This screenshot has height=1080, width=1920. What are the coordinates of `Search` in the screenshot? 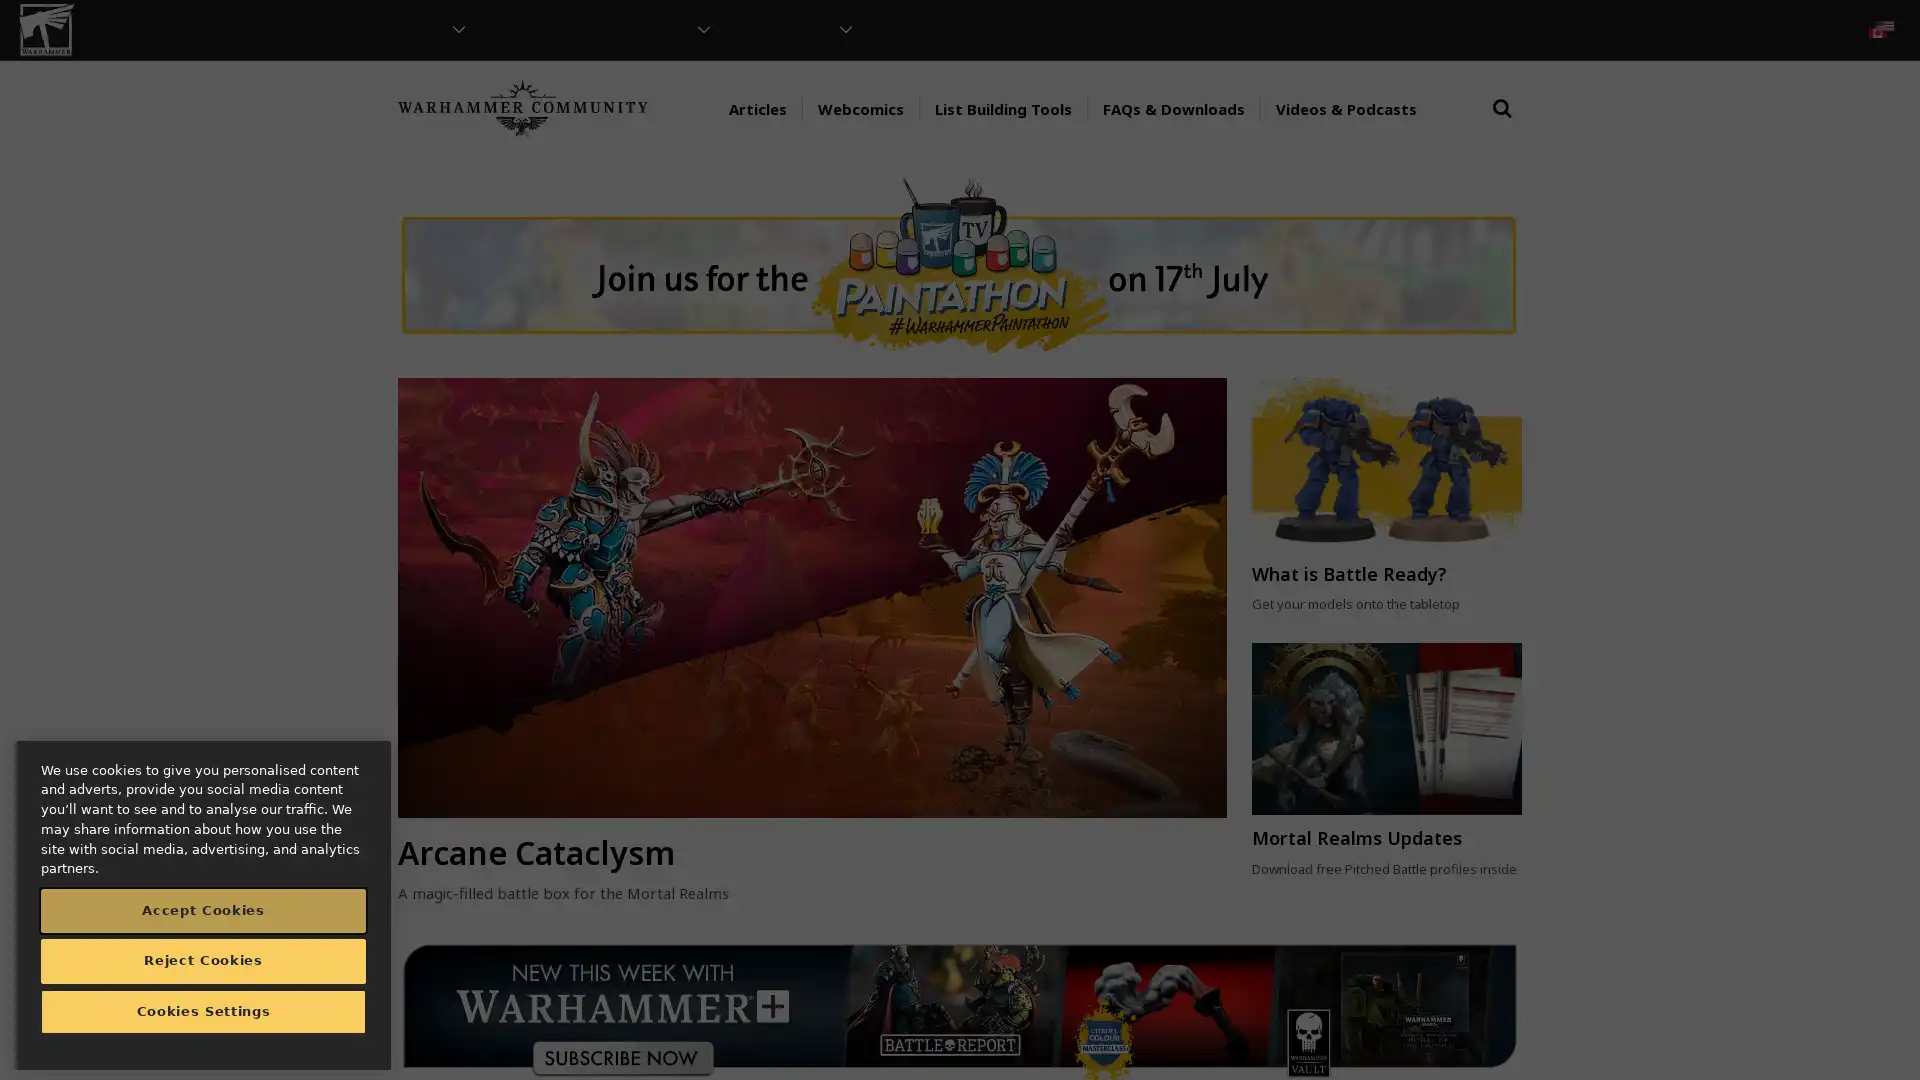 It's located at (1502, 127).